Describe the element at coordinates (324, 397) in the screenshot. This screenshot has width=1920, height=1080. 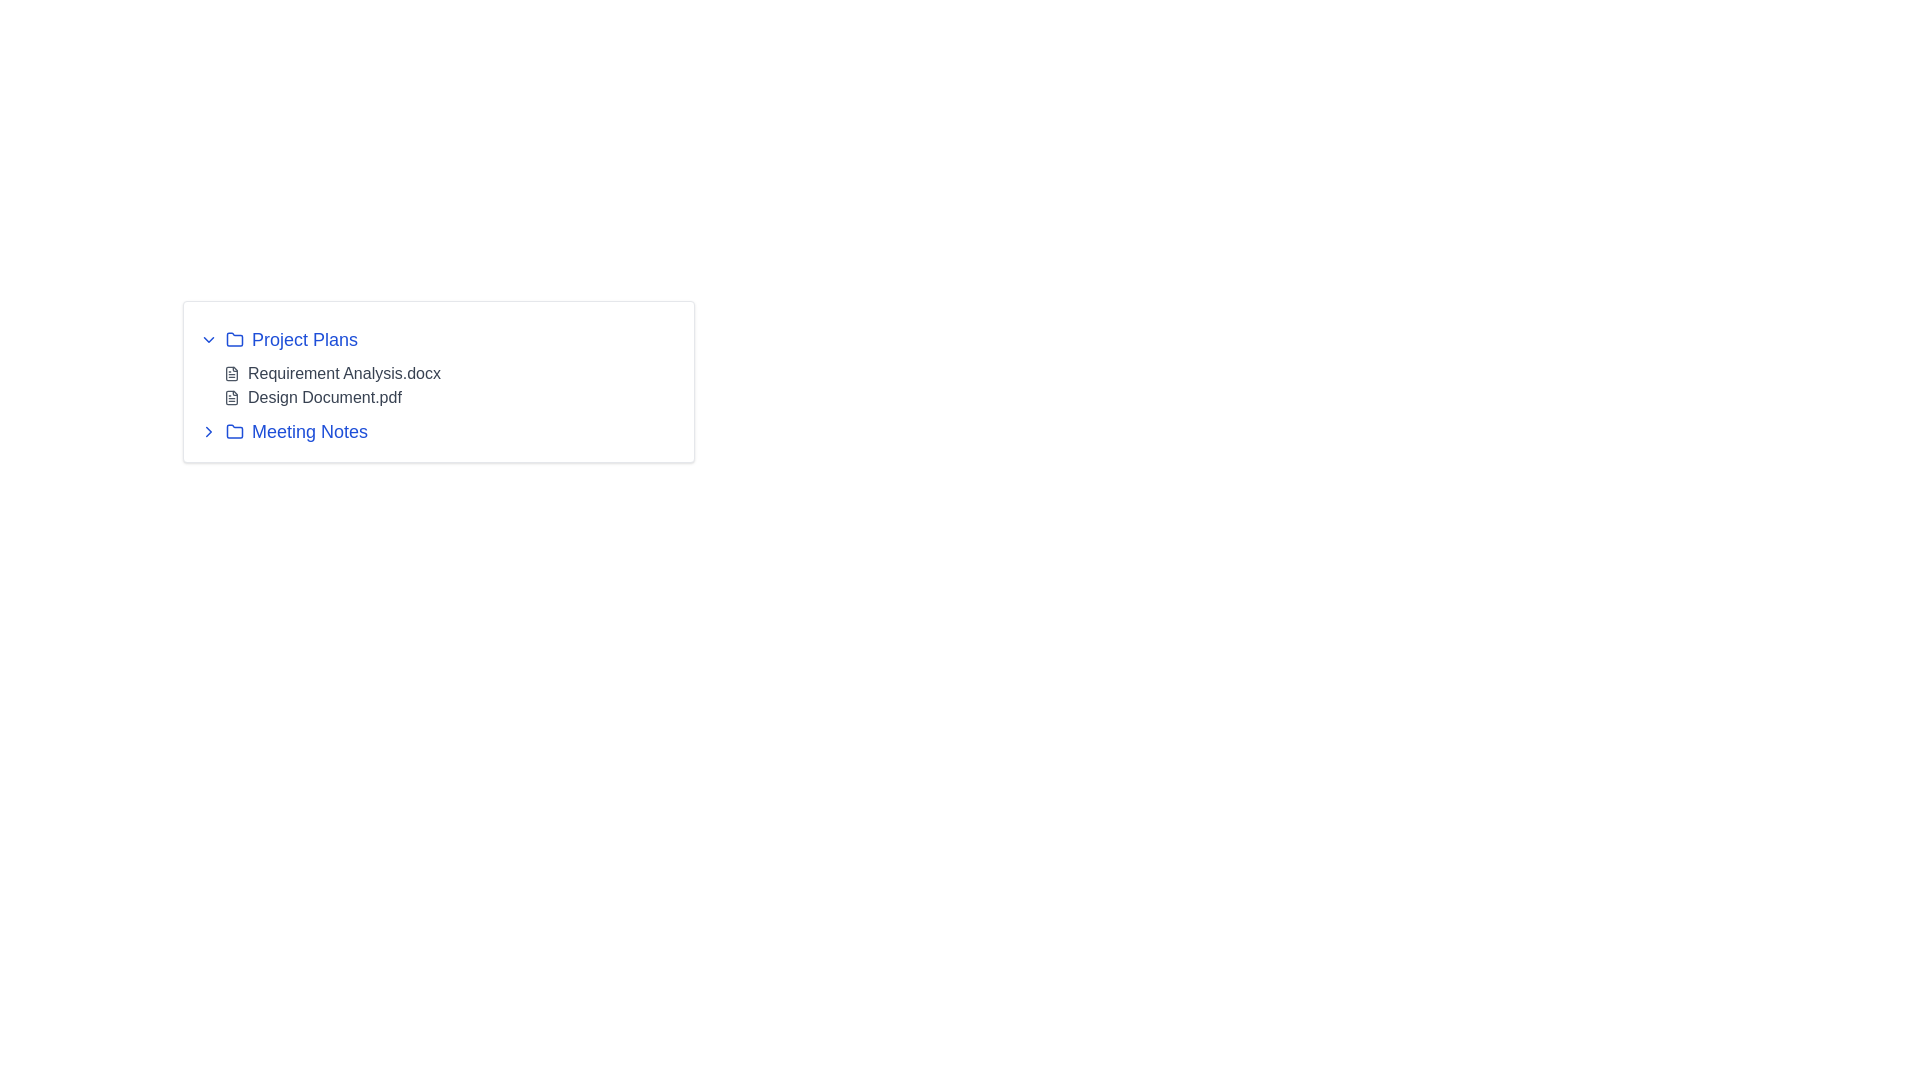
I see `the text label indicating the file named 'Design Document.pdf' located under the 'Project Plans' section, which is the second document listed` at that location.